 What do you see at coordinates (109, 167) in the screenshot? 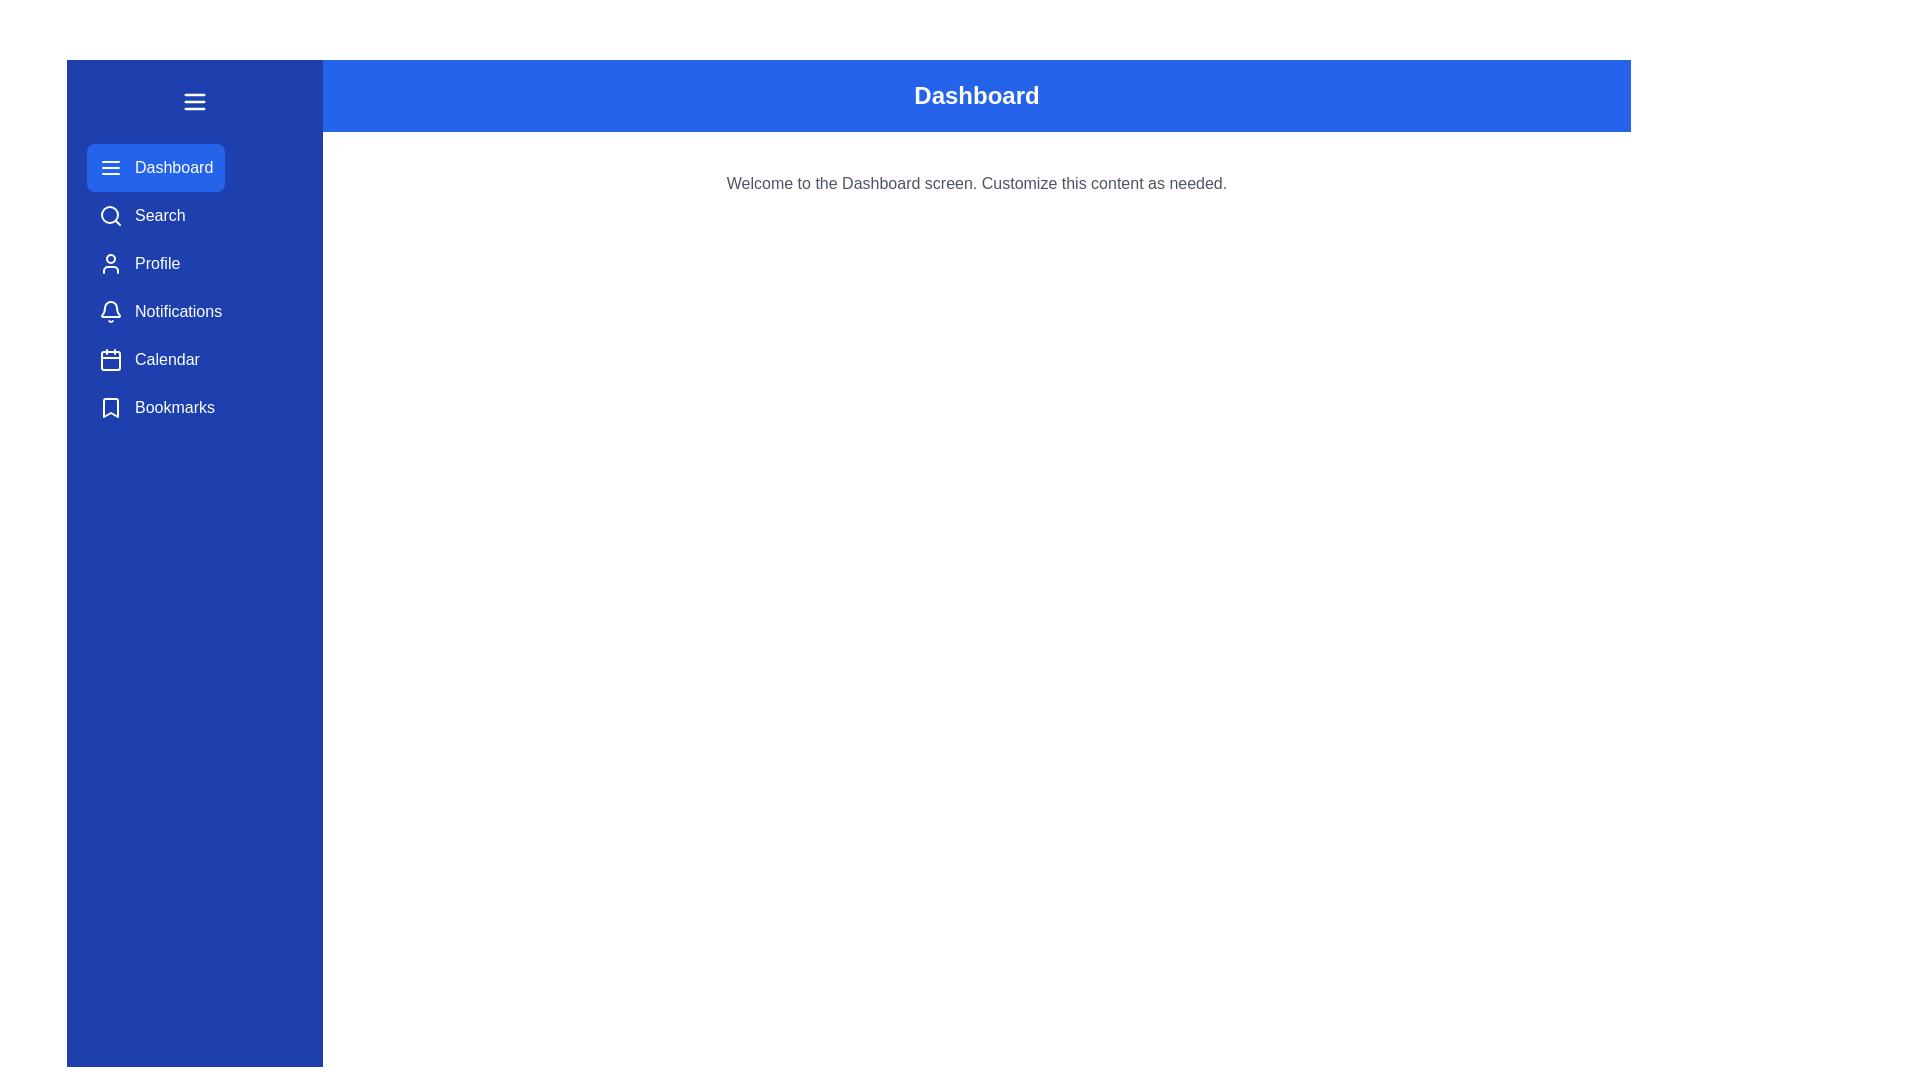
I see `the icon representing the navigation menu, located to the left of the 'Dashboard' label in the vertical navigation bar` at bounding box center [109, 167].